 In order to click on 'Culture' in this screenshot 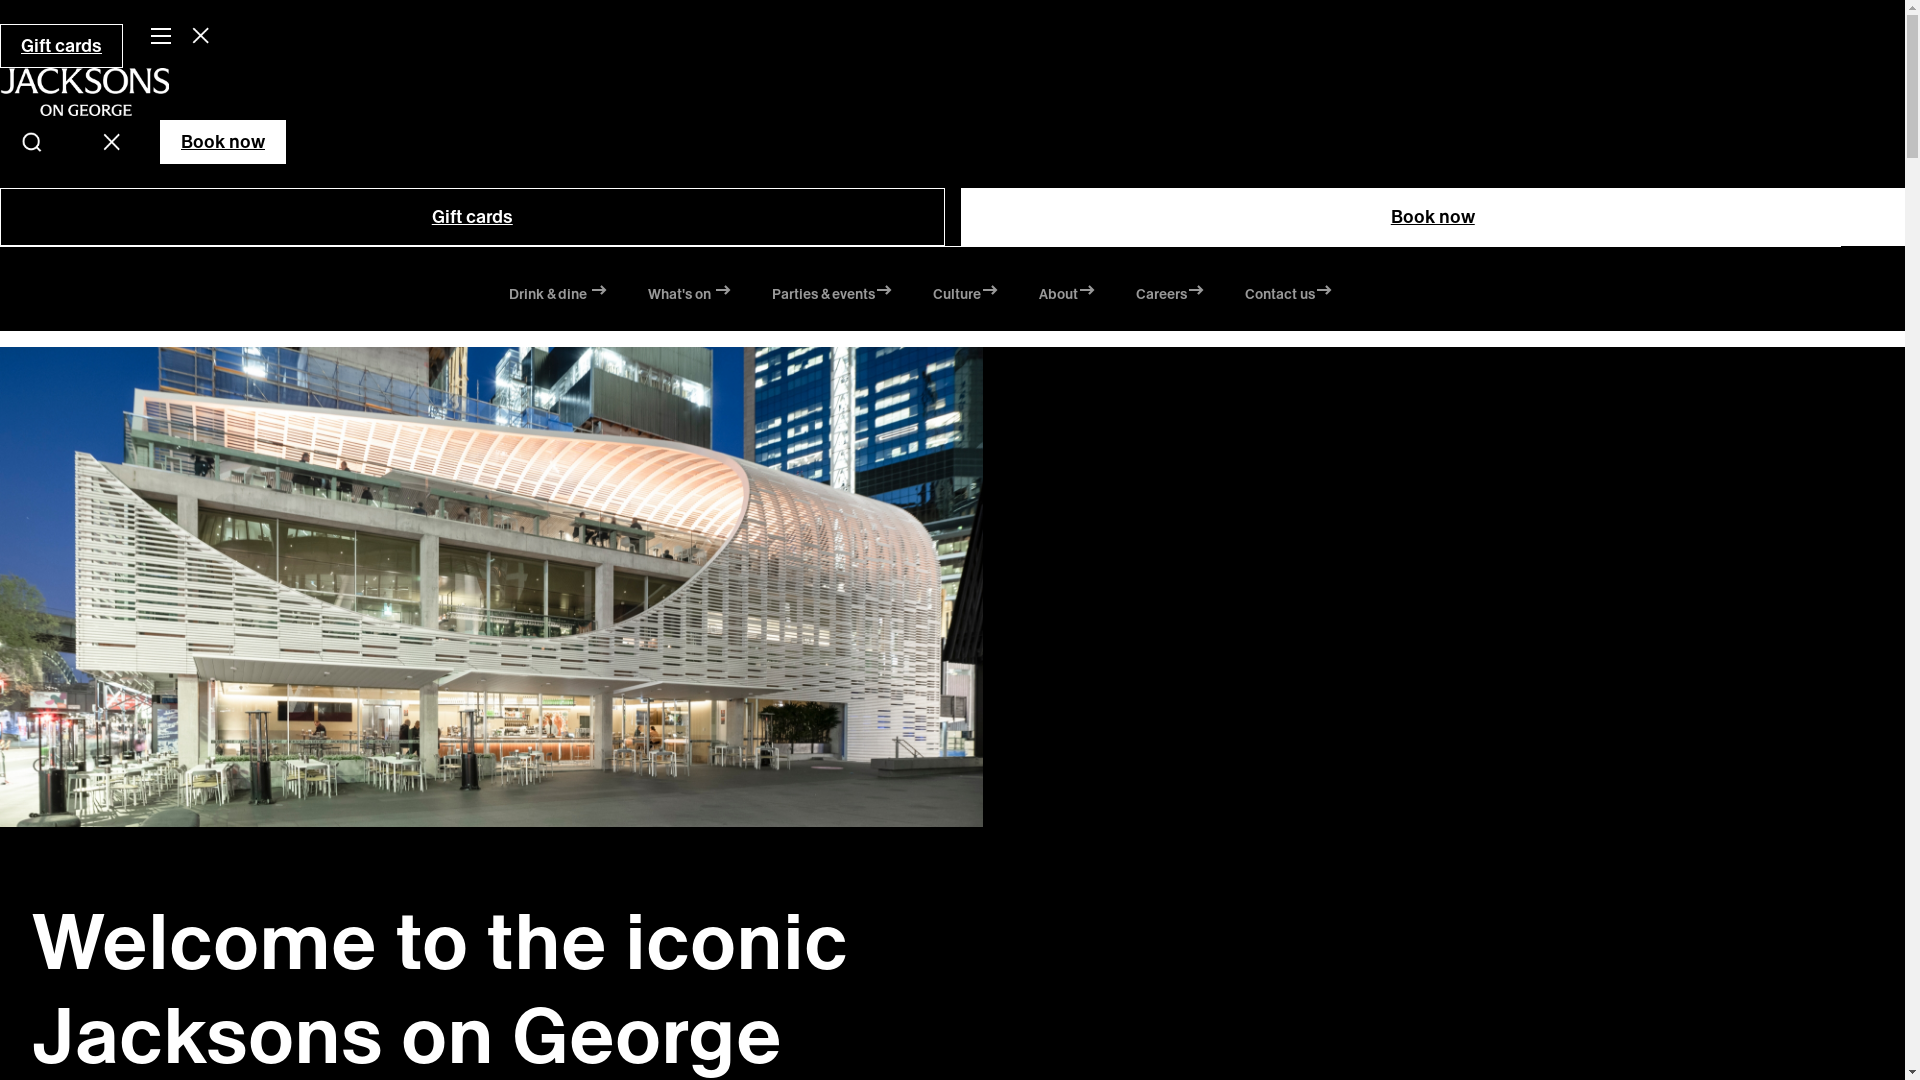, I will do `click(964, 297)`.